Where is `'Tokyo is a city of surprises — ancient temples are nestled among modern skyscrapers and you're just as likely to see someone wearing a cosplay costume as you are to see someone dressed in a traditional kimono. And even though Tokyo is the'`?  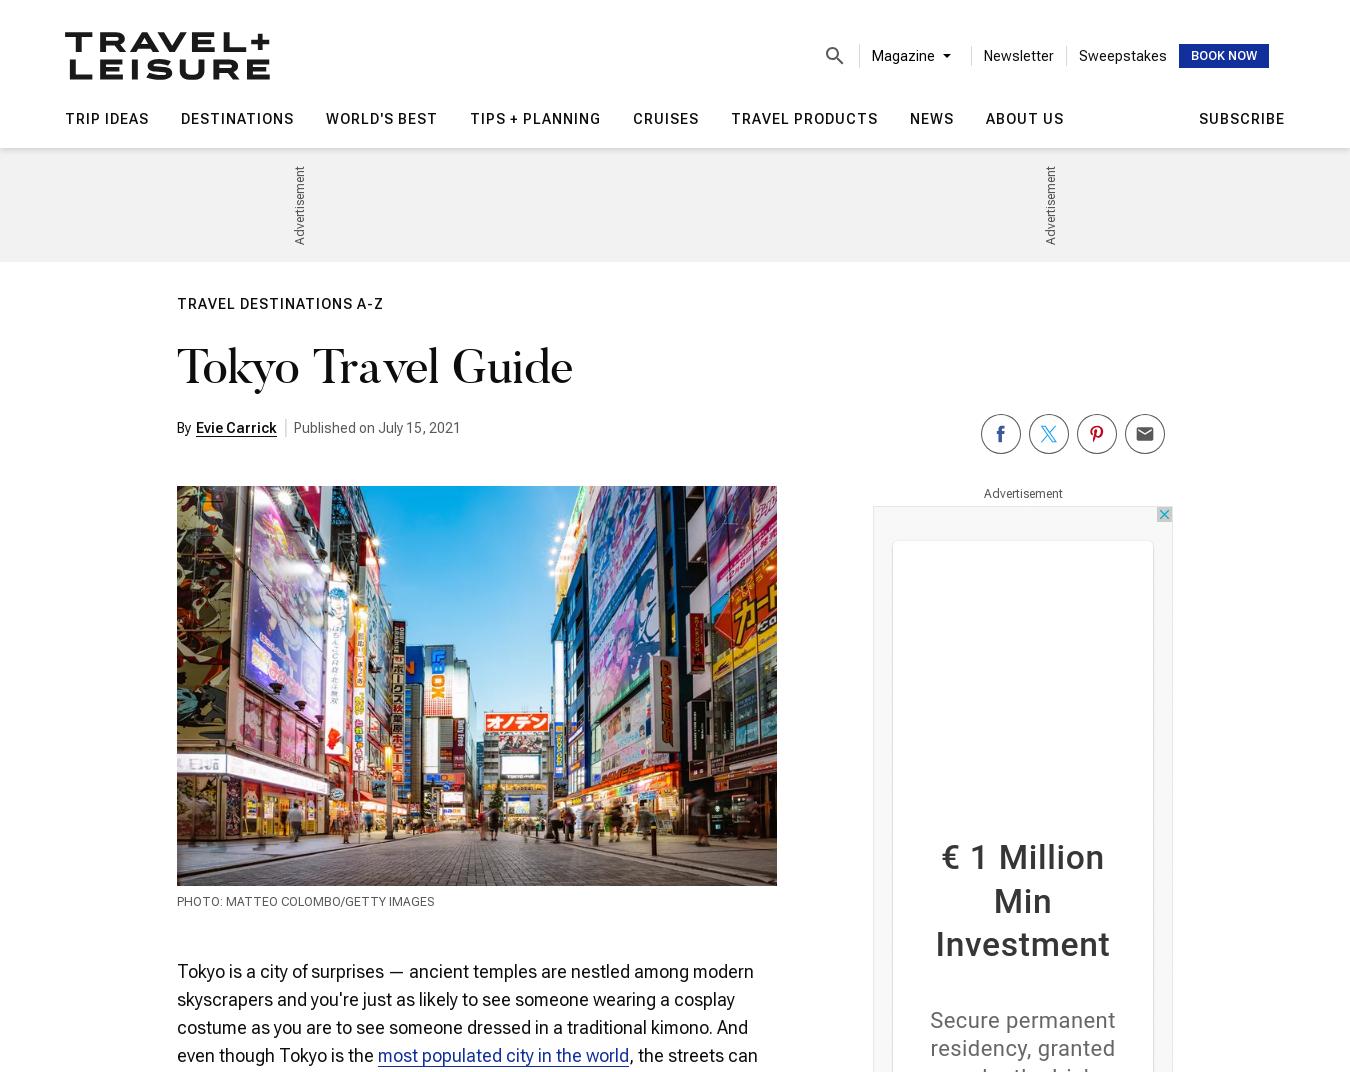
'Tokyo is a city of surprises — ancient temples are nestled among modern skyscrapers and you're just as likely to see someone wearing a cosplay costume as you are to see someone dressed in a traditional kimono. And even though Tokyo is the' is located at coordinates (176, 1012).